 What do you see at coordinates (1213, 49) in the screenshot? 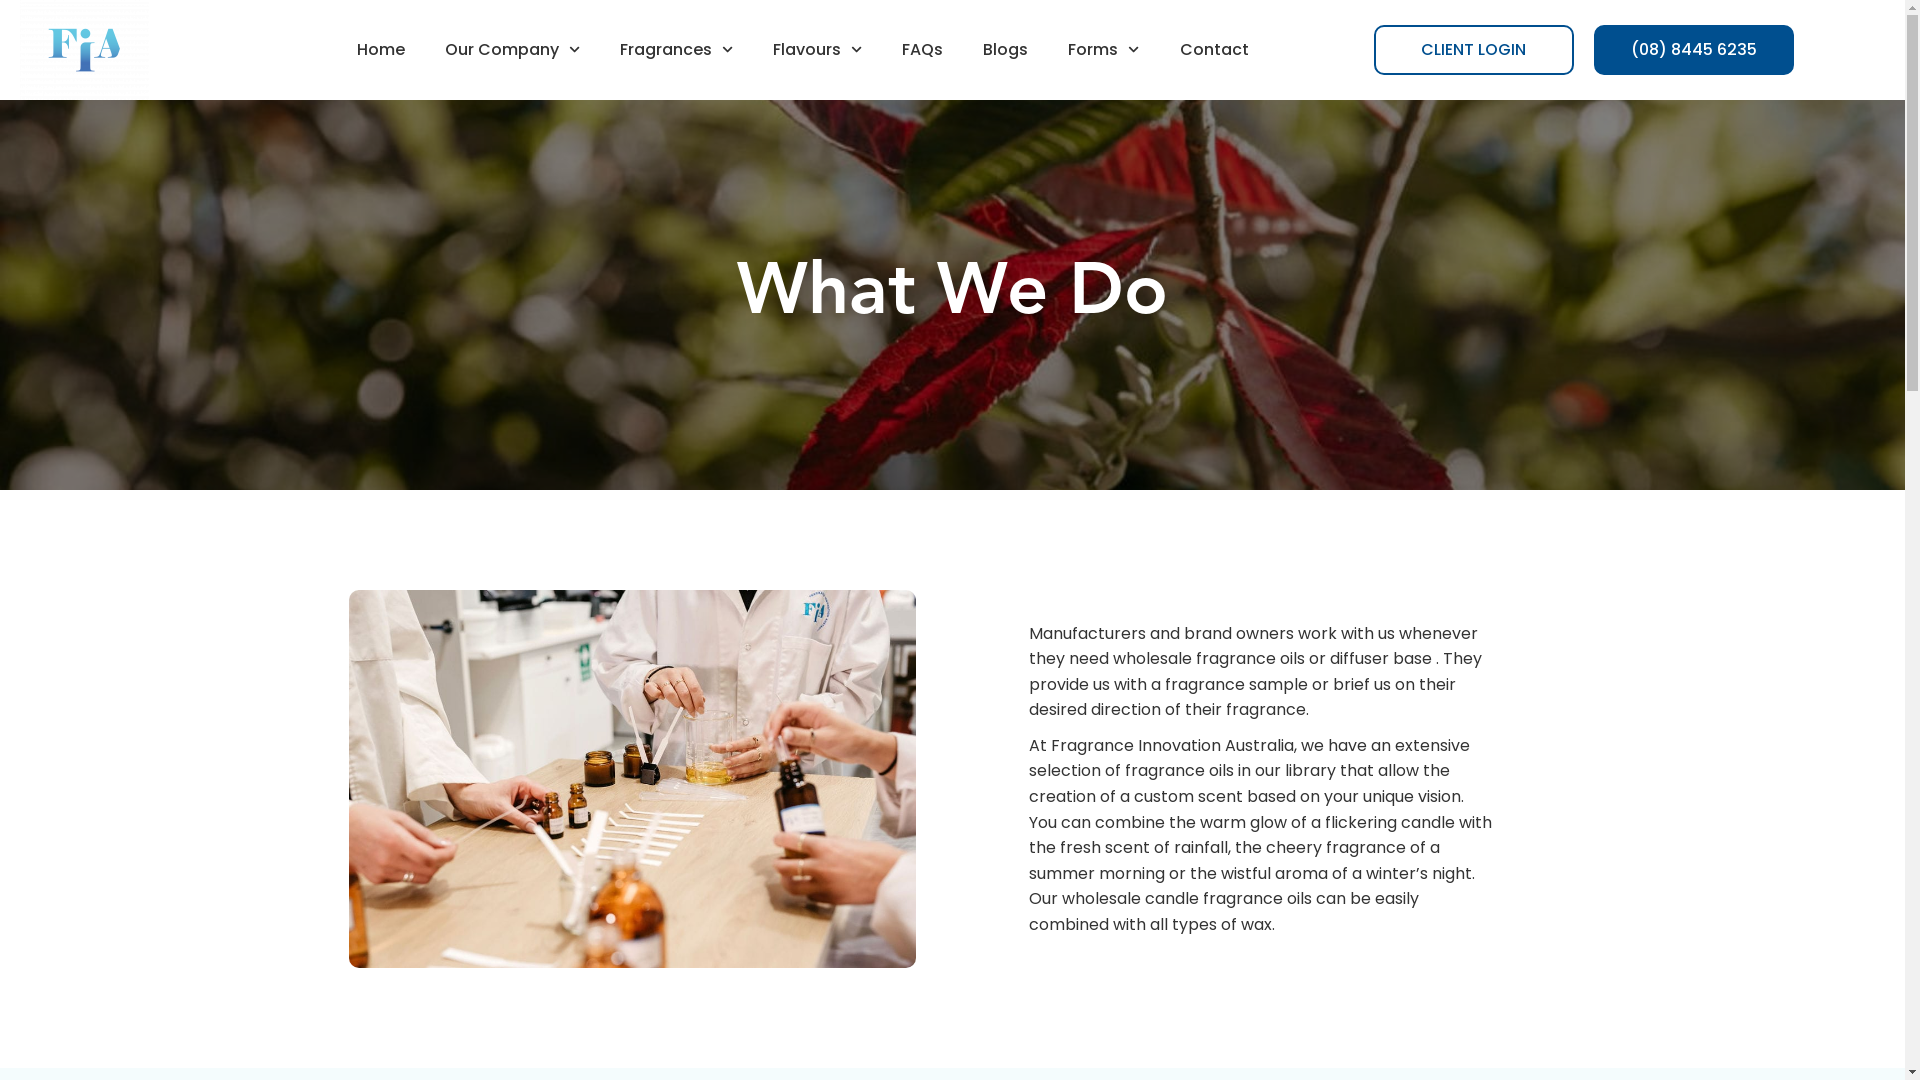
I see `'Contact'` at bounding box center [1213, 49].